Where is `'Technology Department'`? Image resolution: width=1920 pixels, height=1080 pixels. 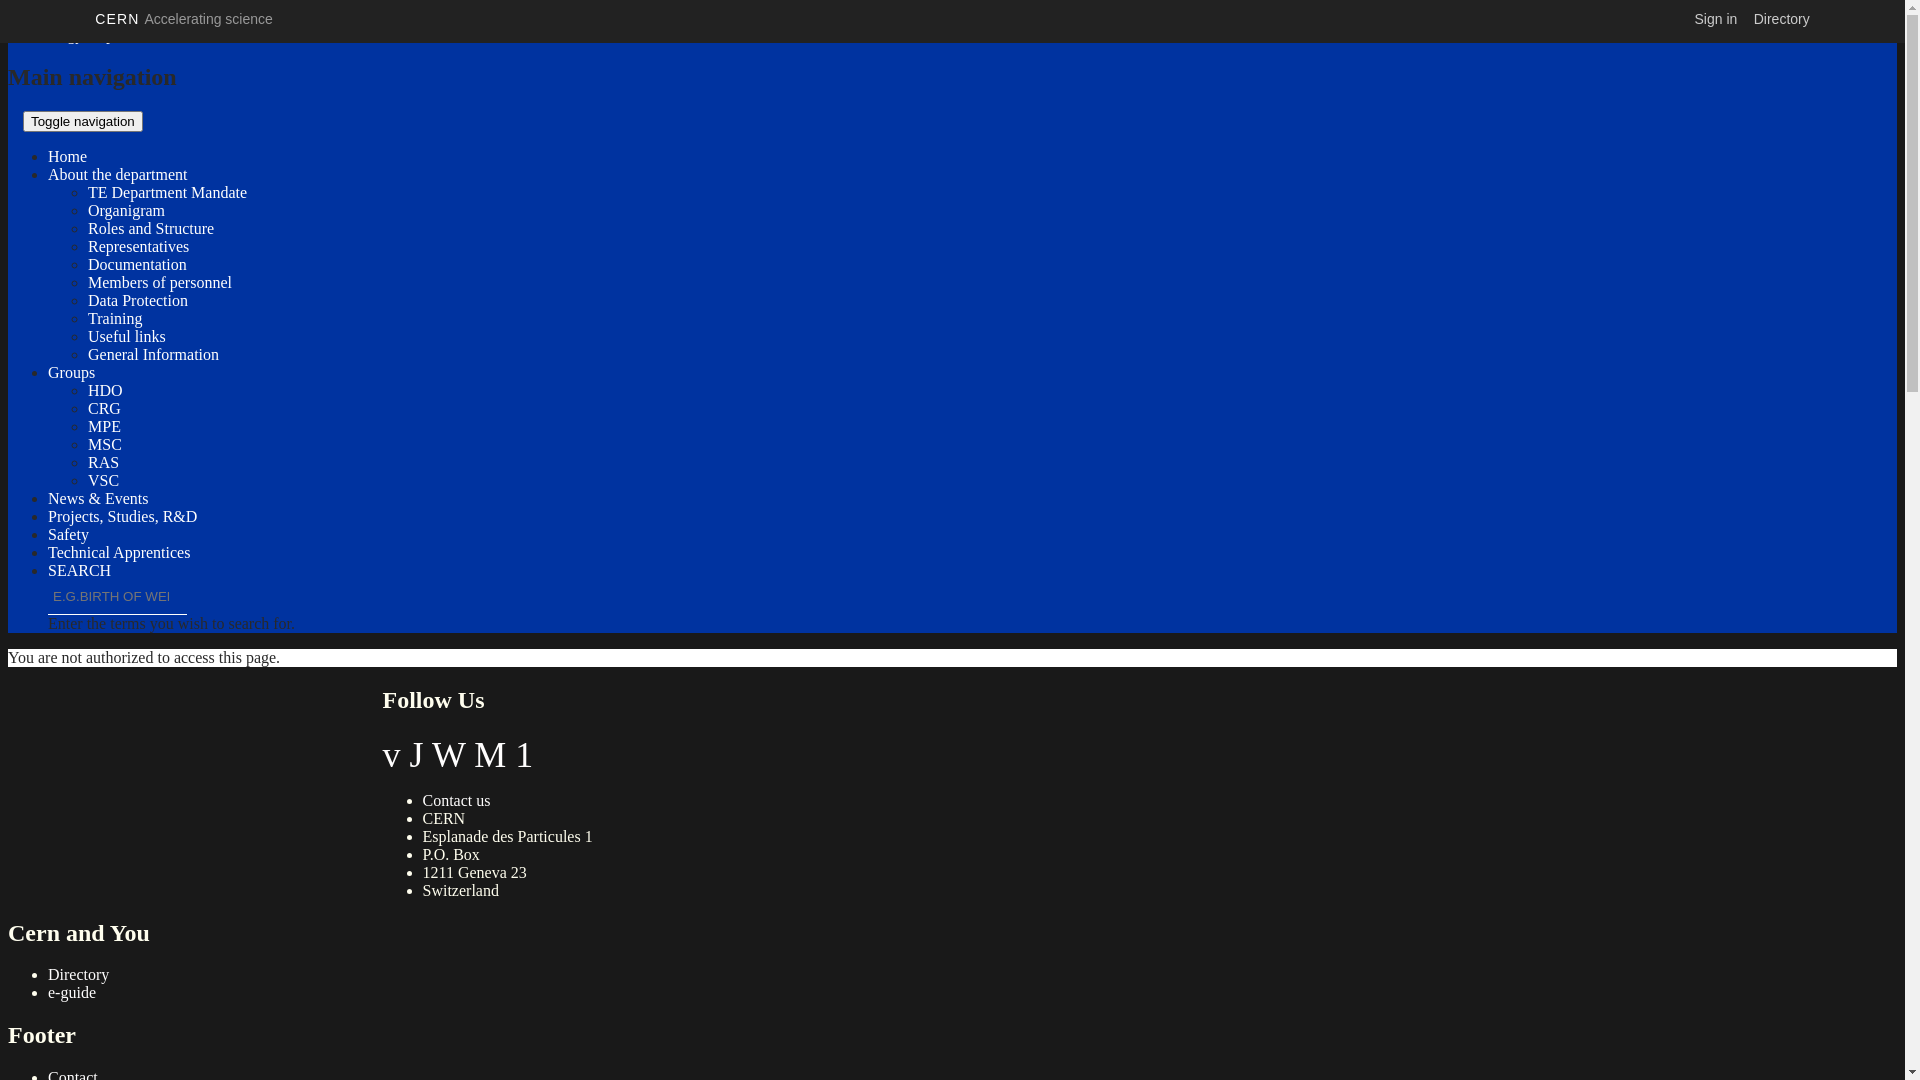
'Technology Department' is located at coordinates (84, 34).